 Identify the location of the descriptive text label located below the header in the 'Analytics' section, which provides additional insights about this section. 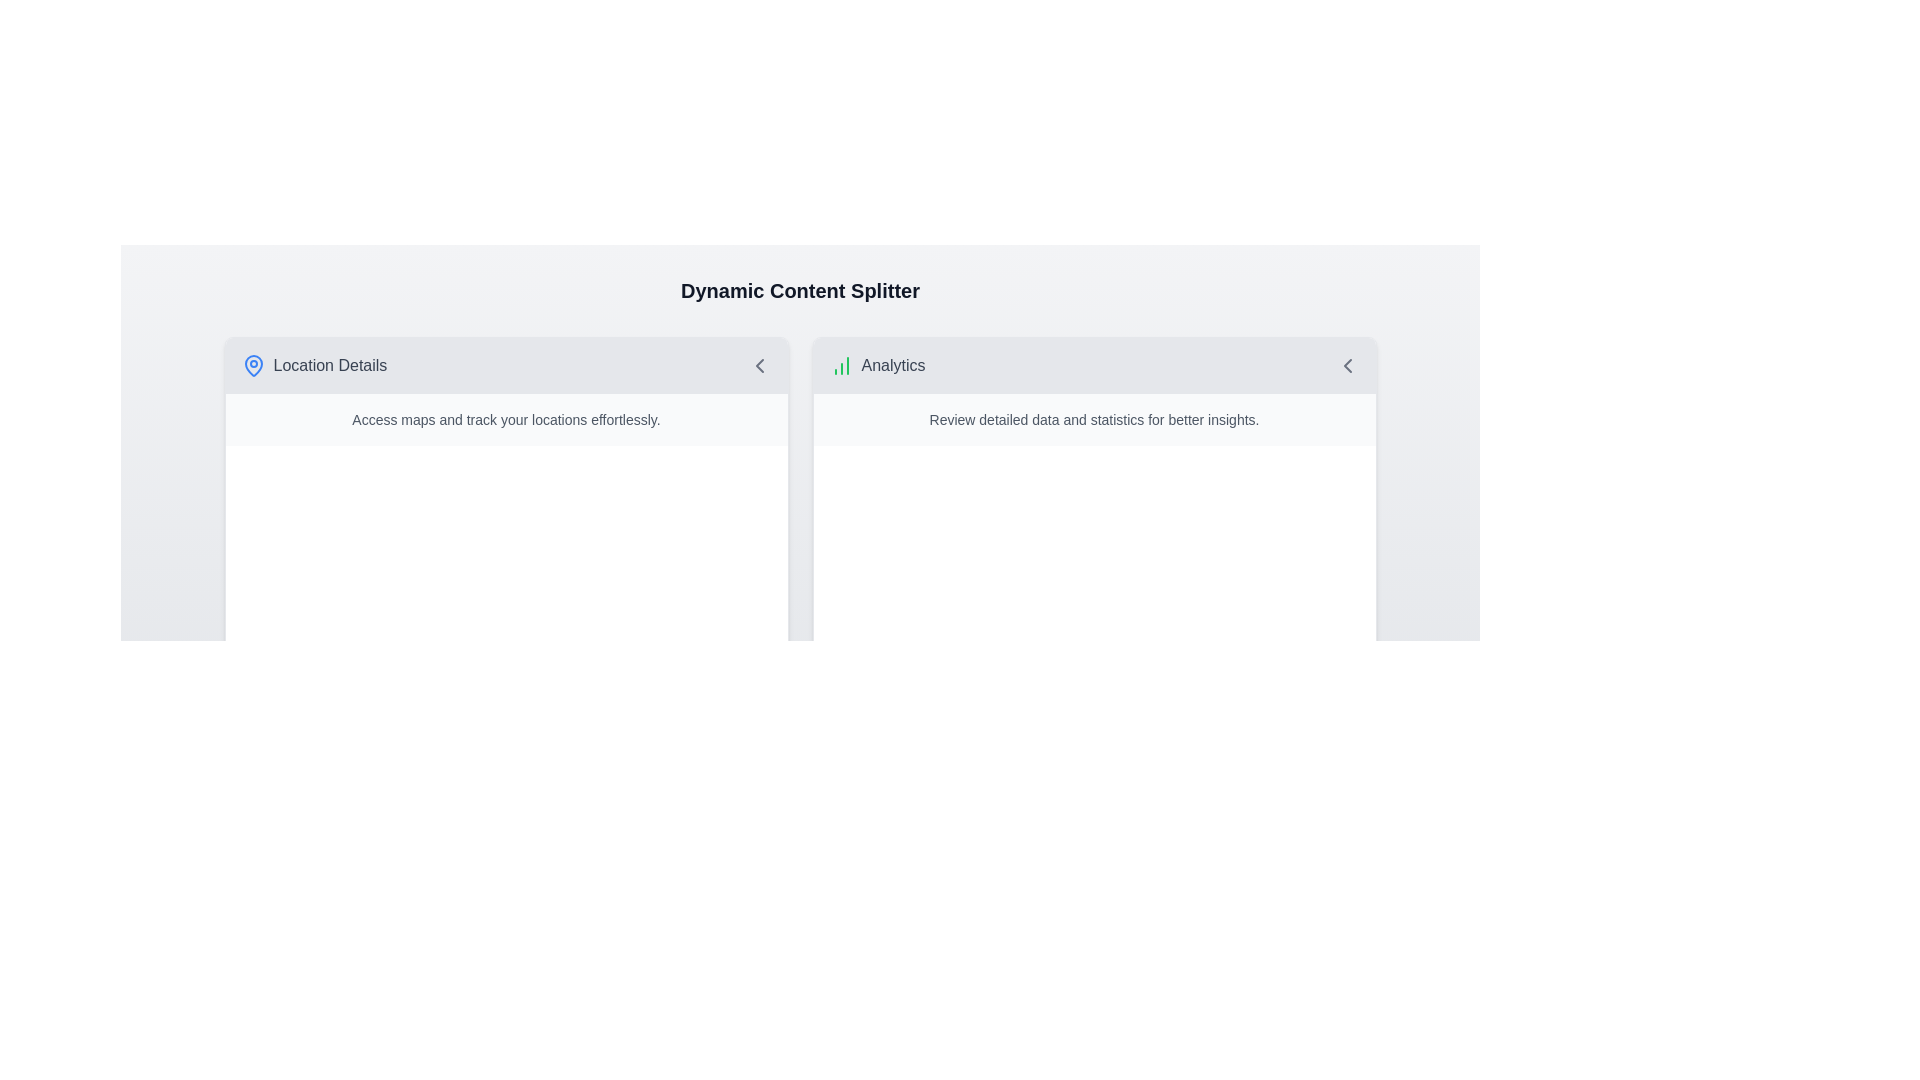
(1093, 419).